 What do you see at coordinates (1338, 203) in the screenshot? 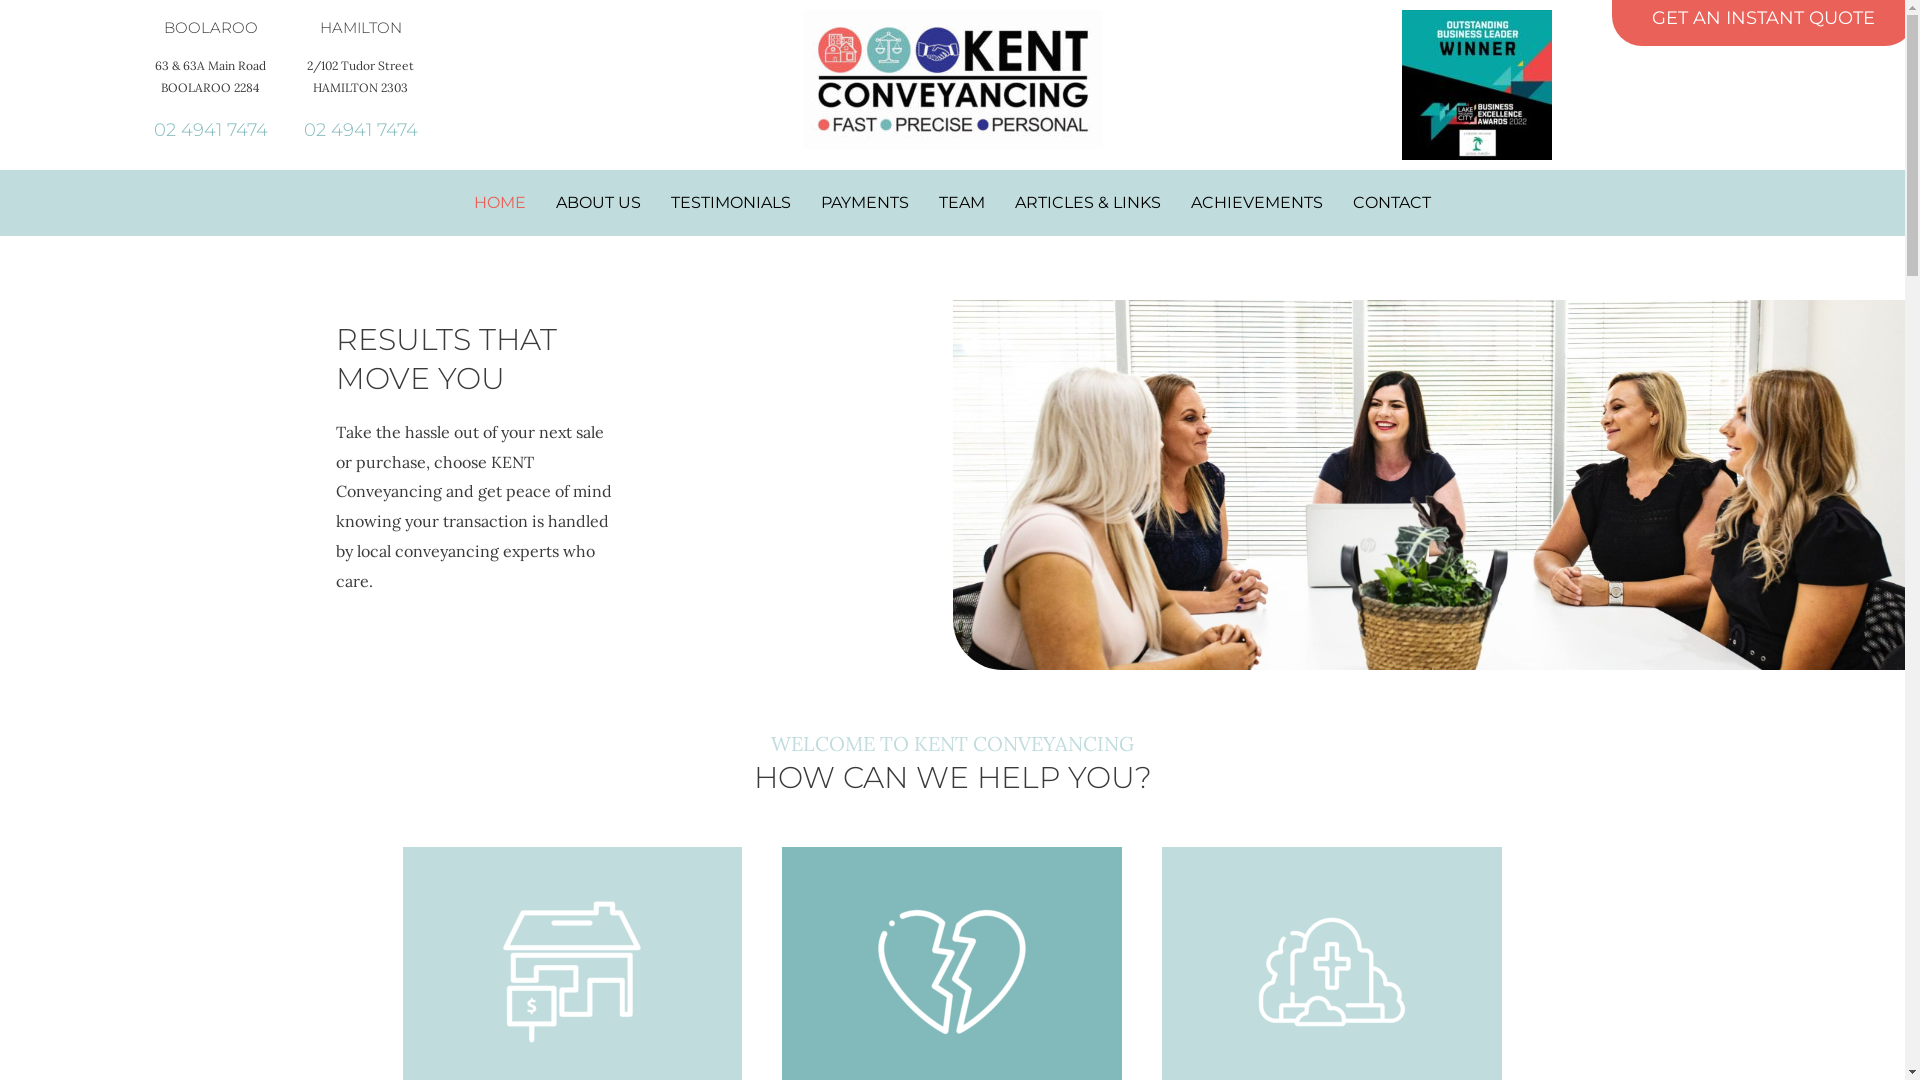
I see `'CONTACT'` at bounding box center [1338, 203].